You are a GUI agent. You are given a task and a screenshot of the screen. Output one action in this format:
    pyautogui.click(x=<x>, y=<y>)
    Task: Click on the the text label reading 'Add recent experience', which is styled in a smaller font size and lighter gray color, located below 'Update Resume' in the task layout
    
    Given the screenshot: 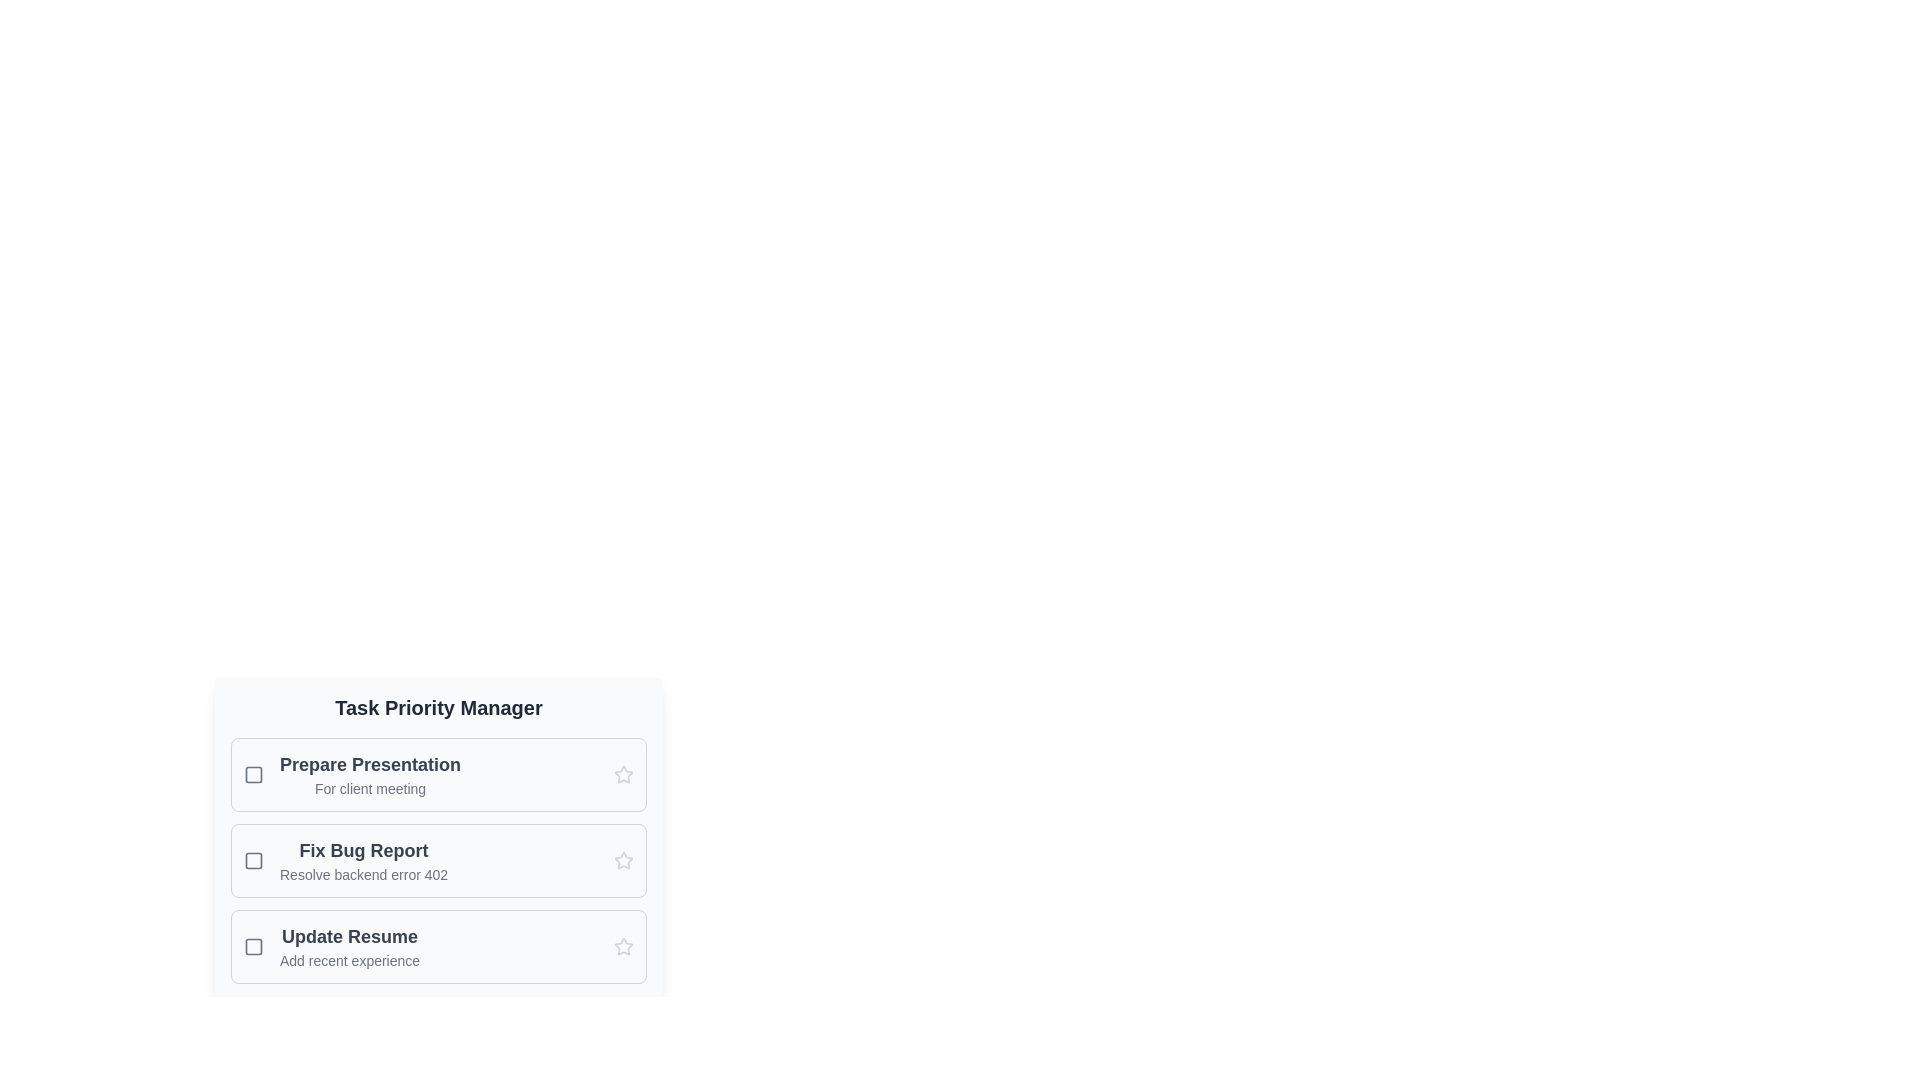 What is the action you would take?
    pyautogui.click(x=350, y=959)
    